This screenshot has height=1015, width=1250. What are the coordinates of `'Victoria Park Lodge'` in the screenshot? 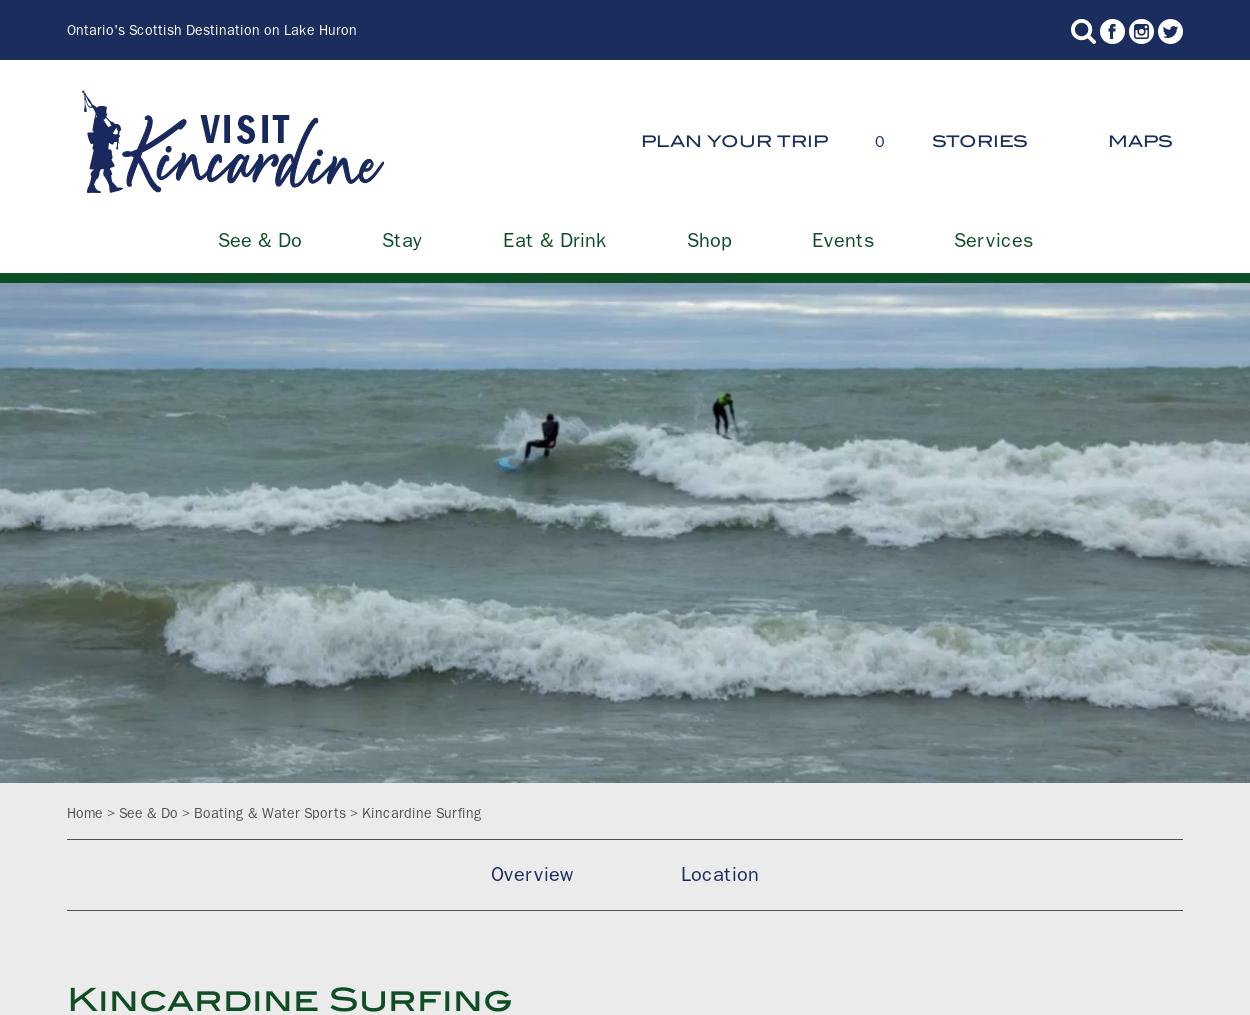 It's located at (813, 641).